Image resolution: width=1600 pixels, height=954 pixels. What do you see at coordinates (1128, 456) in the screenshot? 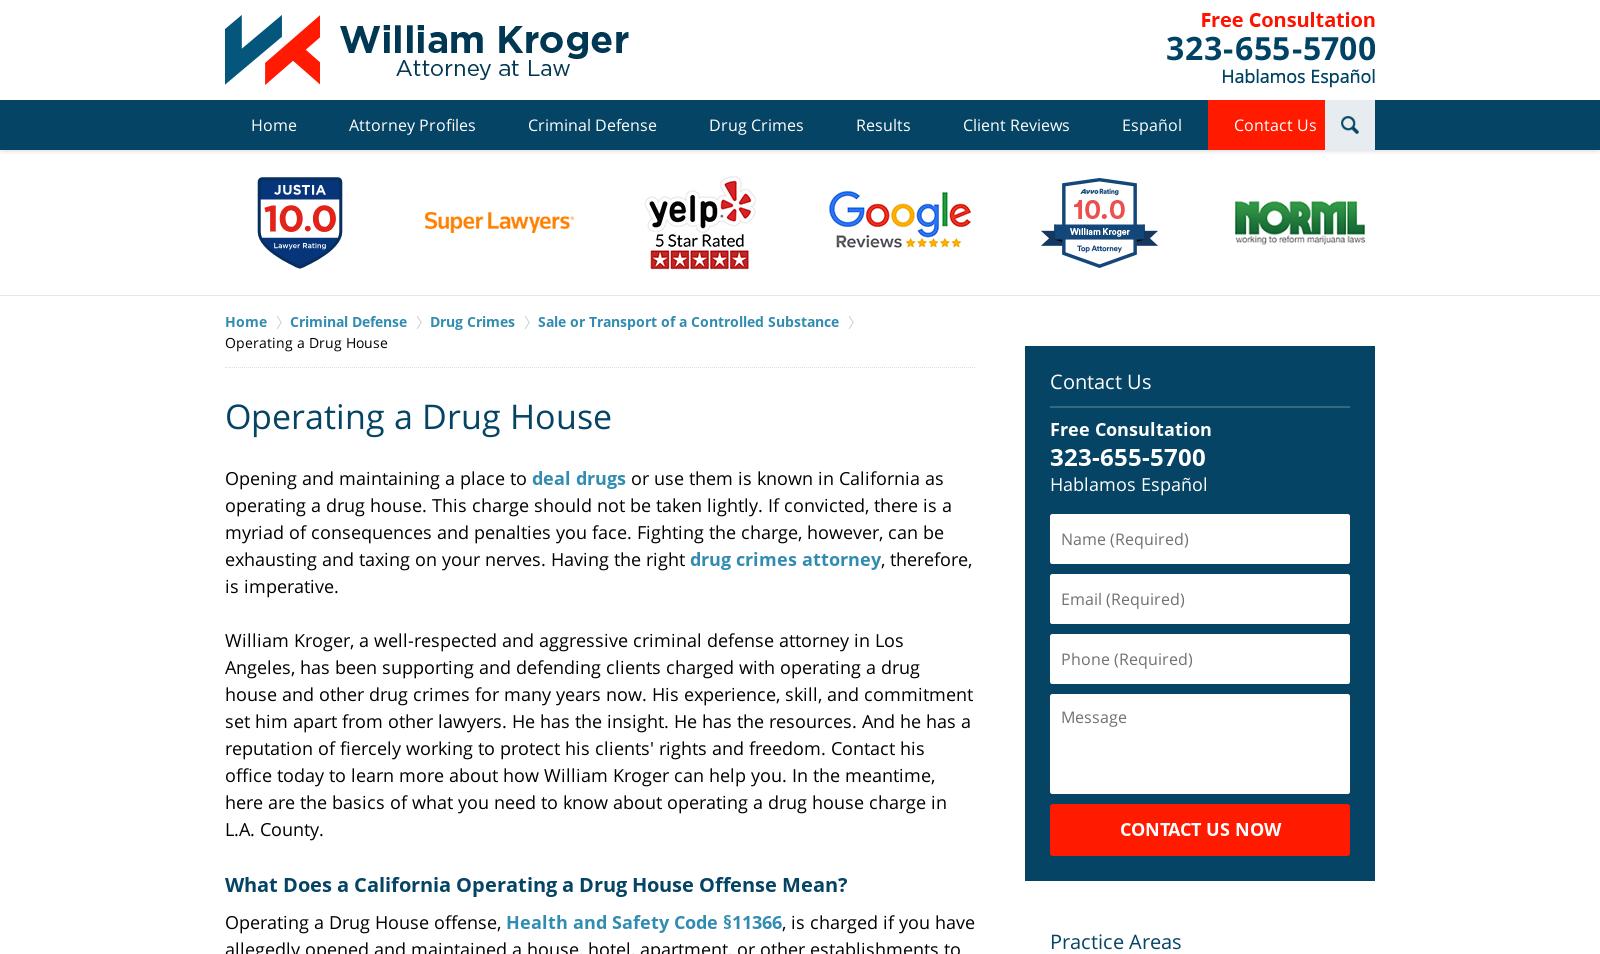
I see `'323-655-5700'` at bounding box center [1128, 456].